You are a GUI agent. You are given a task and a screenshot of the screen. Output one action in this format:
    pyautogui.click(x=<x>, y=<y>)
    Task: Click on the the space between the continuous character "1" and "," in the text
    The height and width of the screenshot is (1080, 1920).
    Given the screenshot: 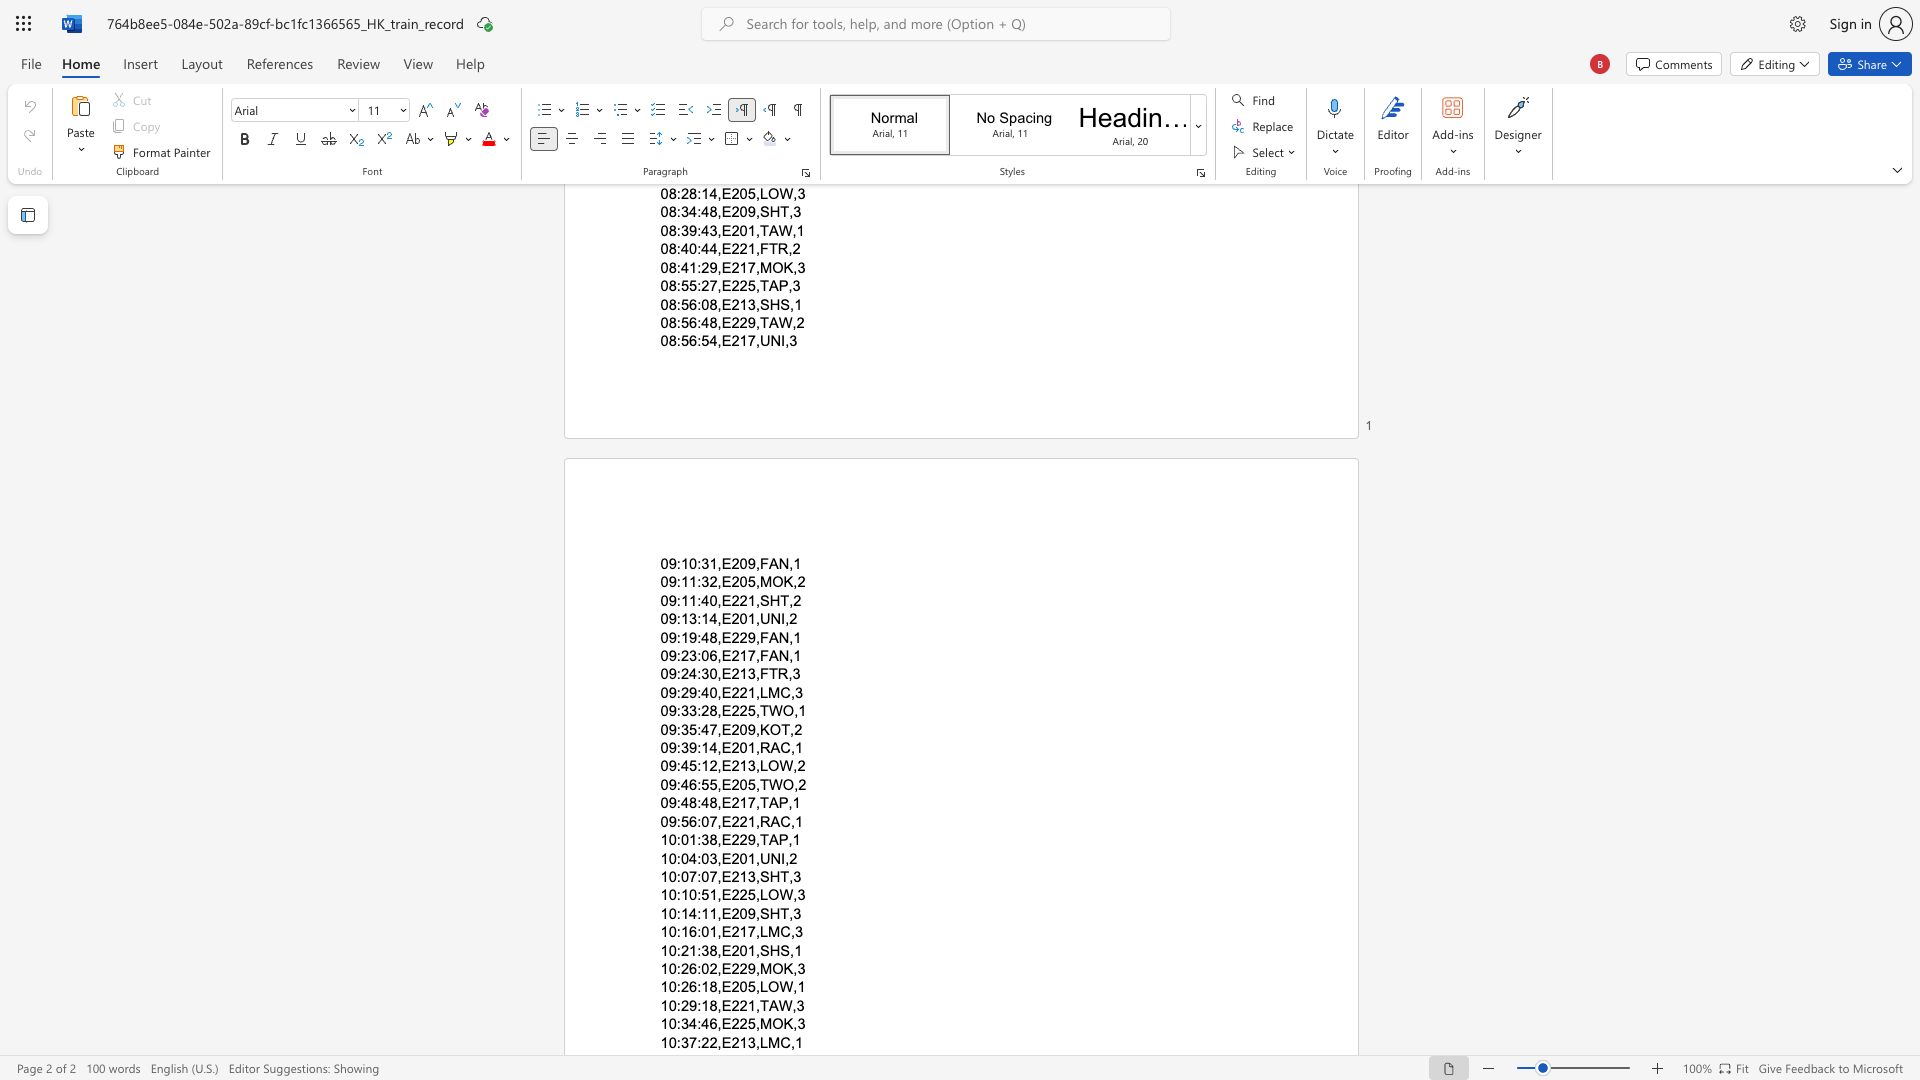 What is the action you would take?
    pyautogui.click(x=753, y=748)
    